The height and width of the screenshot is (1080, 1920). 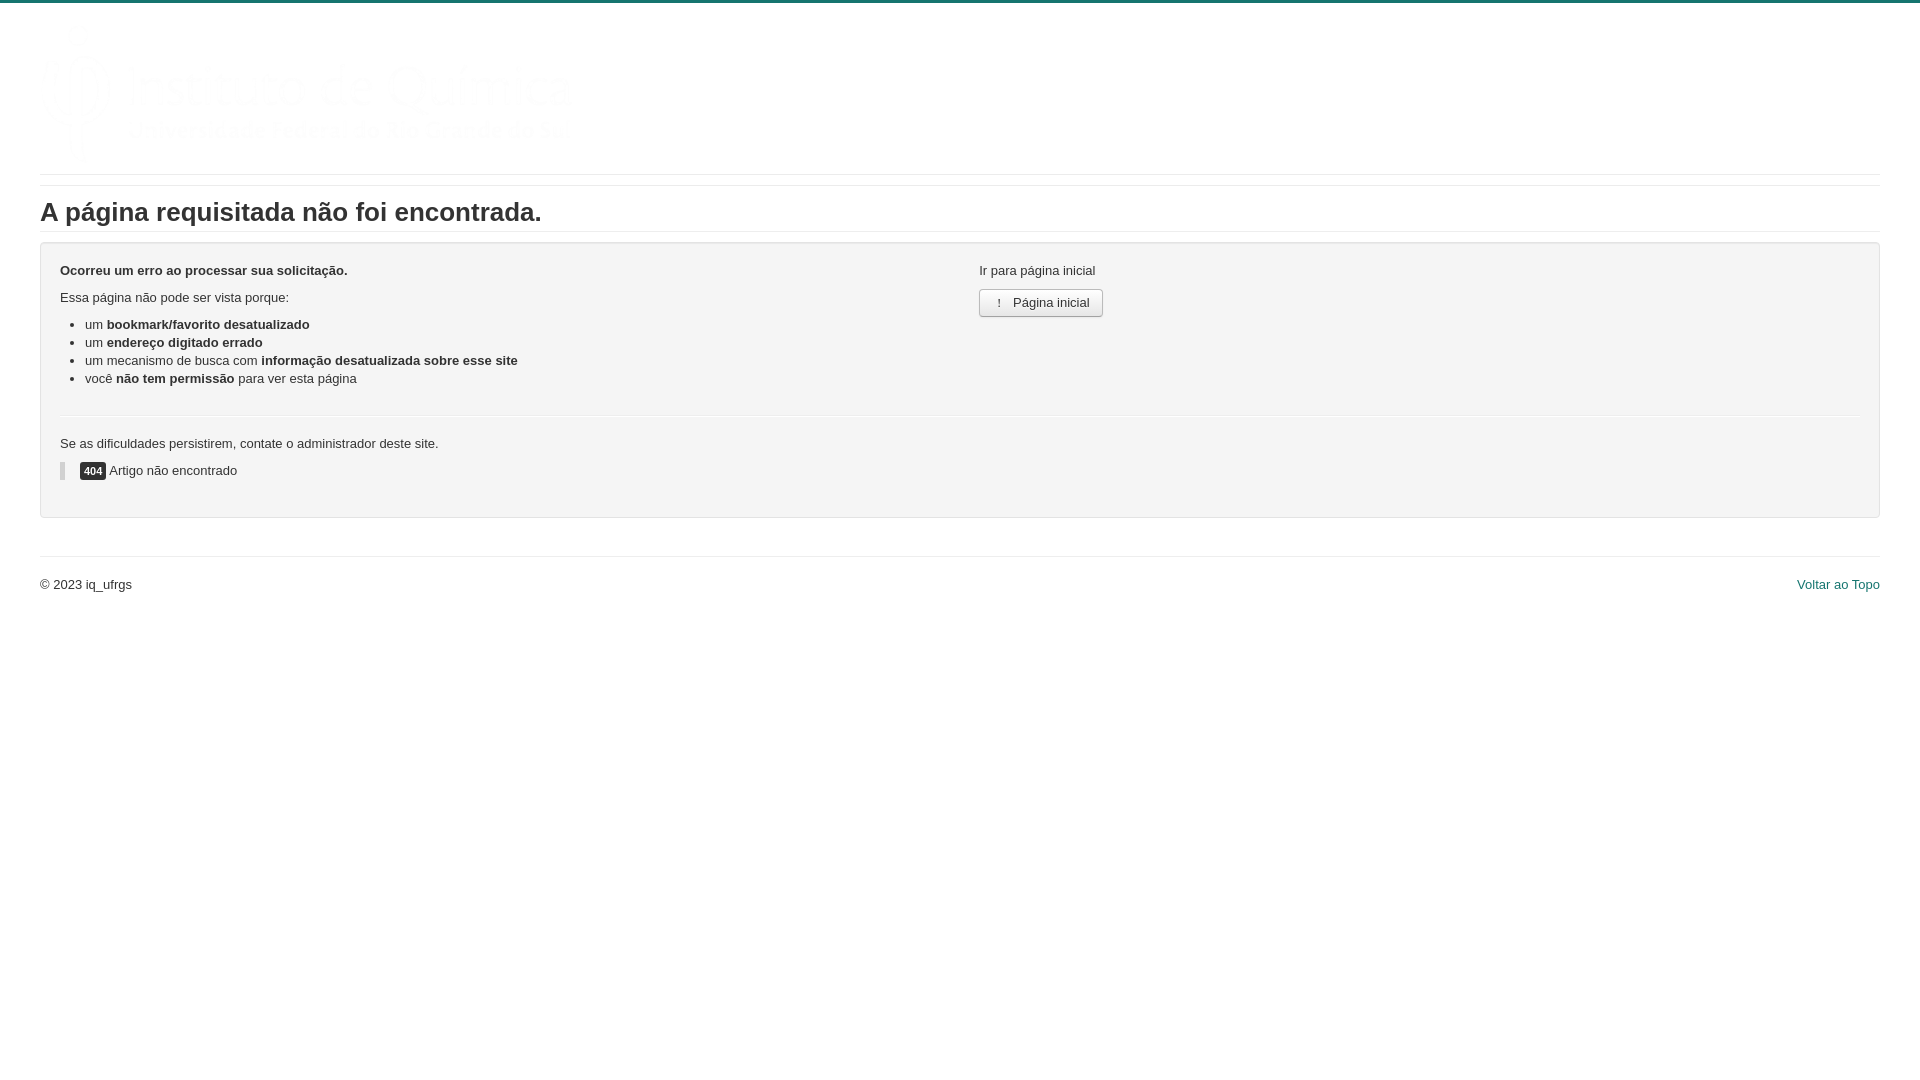 What do you see at coordinates (1838, 584) in the screenshot?
I see `'Voltar ao Topo'` at bounding box center [1838, 584].